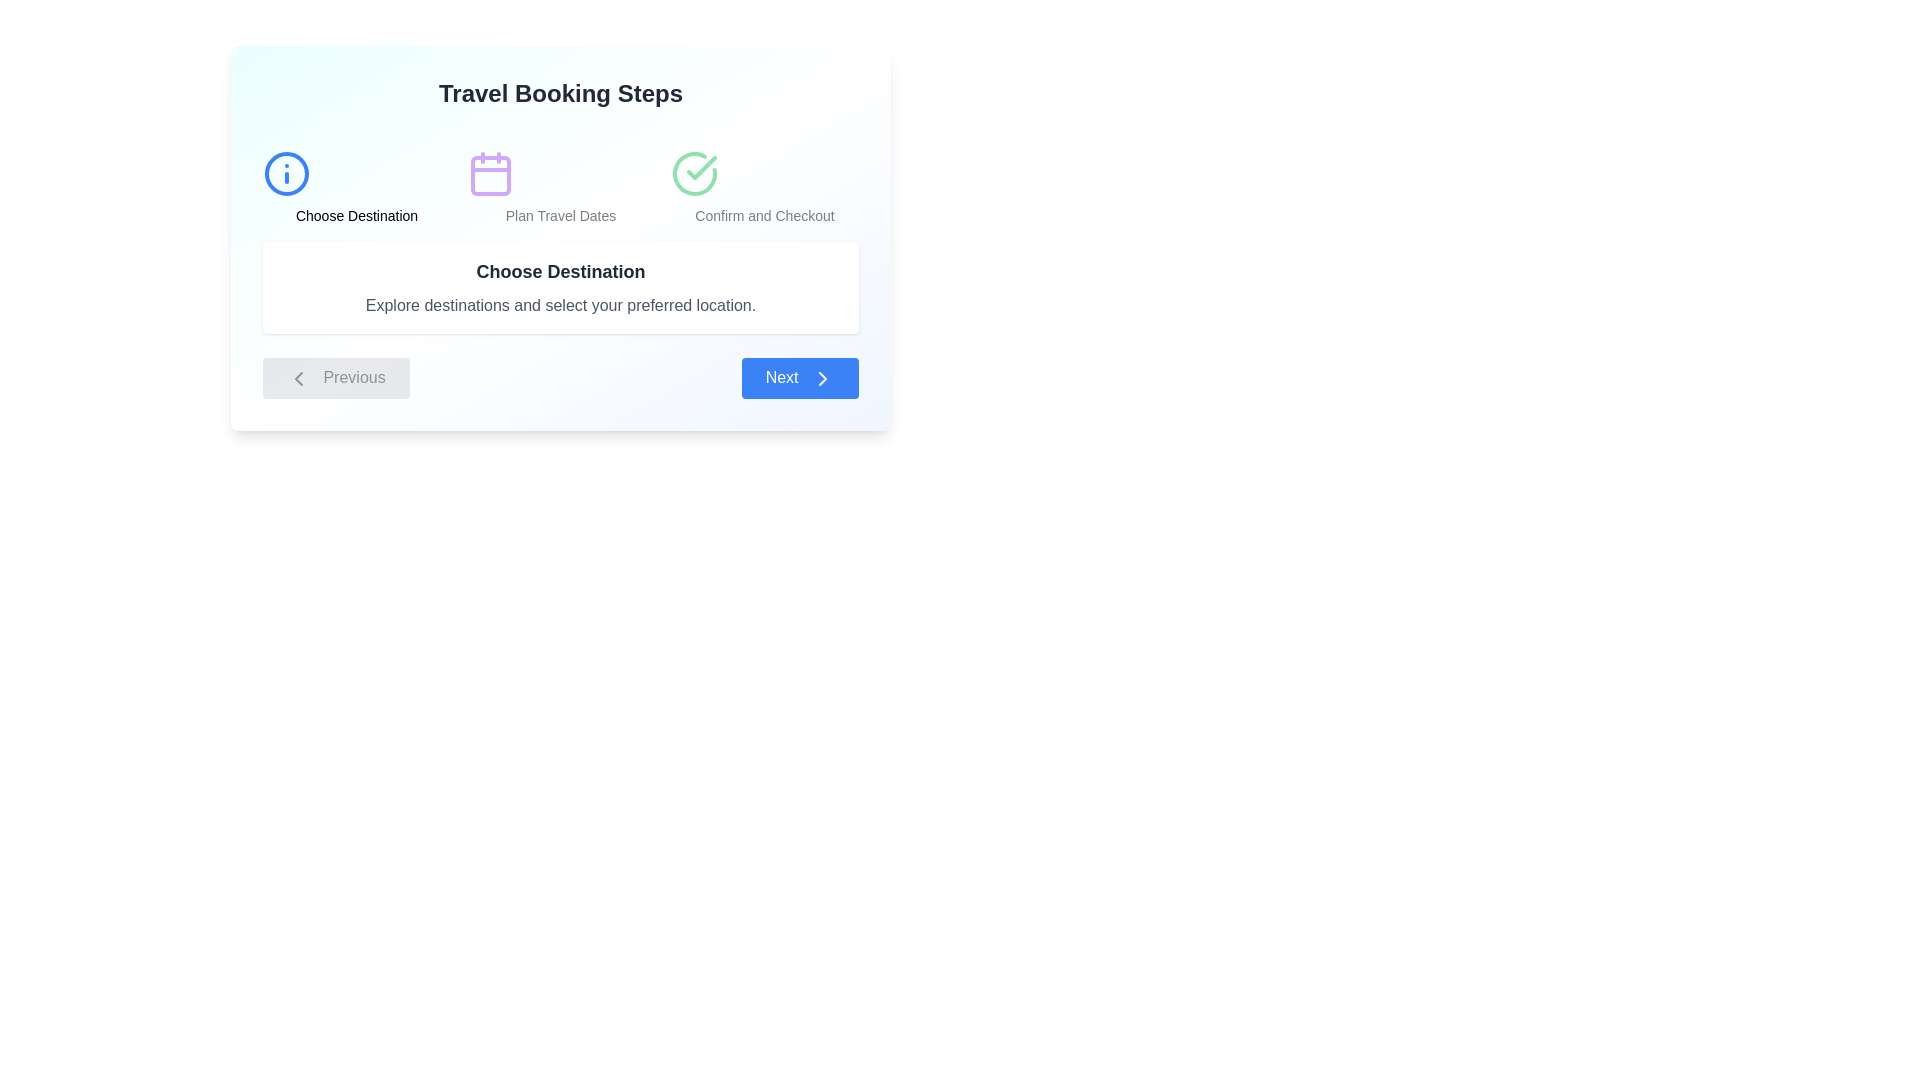  What do you see at coordinates (560, 288) in the screenshot?
I see `the static informational card that provides guidance on choosing a destination in the travel booking workflow, located centrally below the 'Travel Booking Steps' title and aligned with the 'Previous' and 'Next' buttons` at bounding box center [560, 288].